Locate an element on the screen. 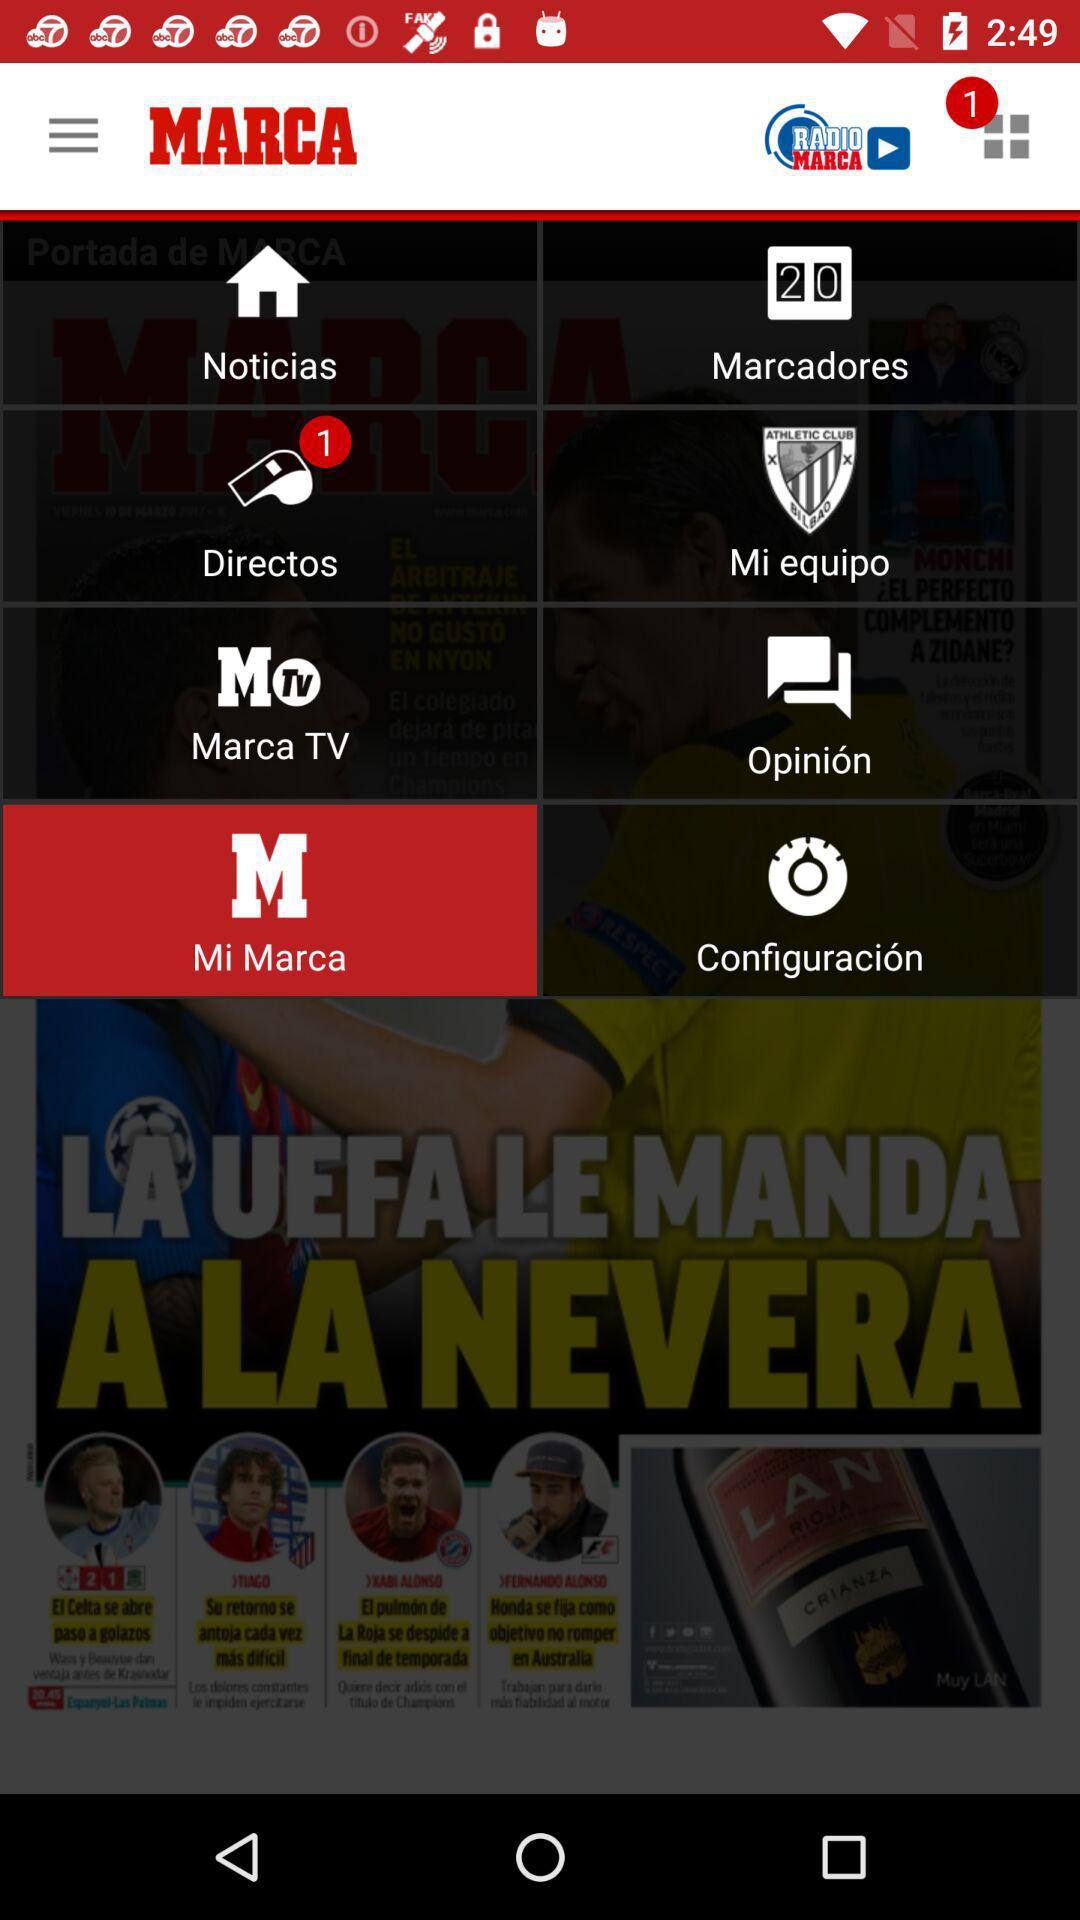 The height and width of the screenshot is (1920, 1080). entire page is located at coordinates (540, 1037).